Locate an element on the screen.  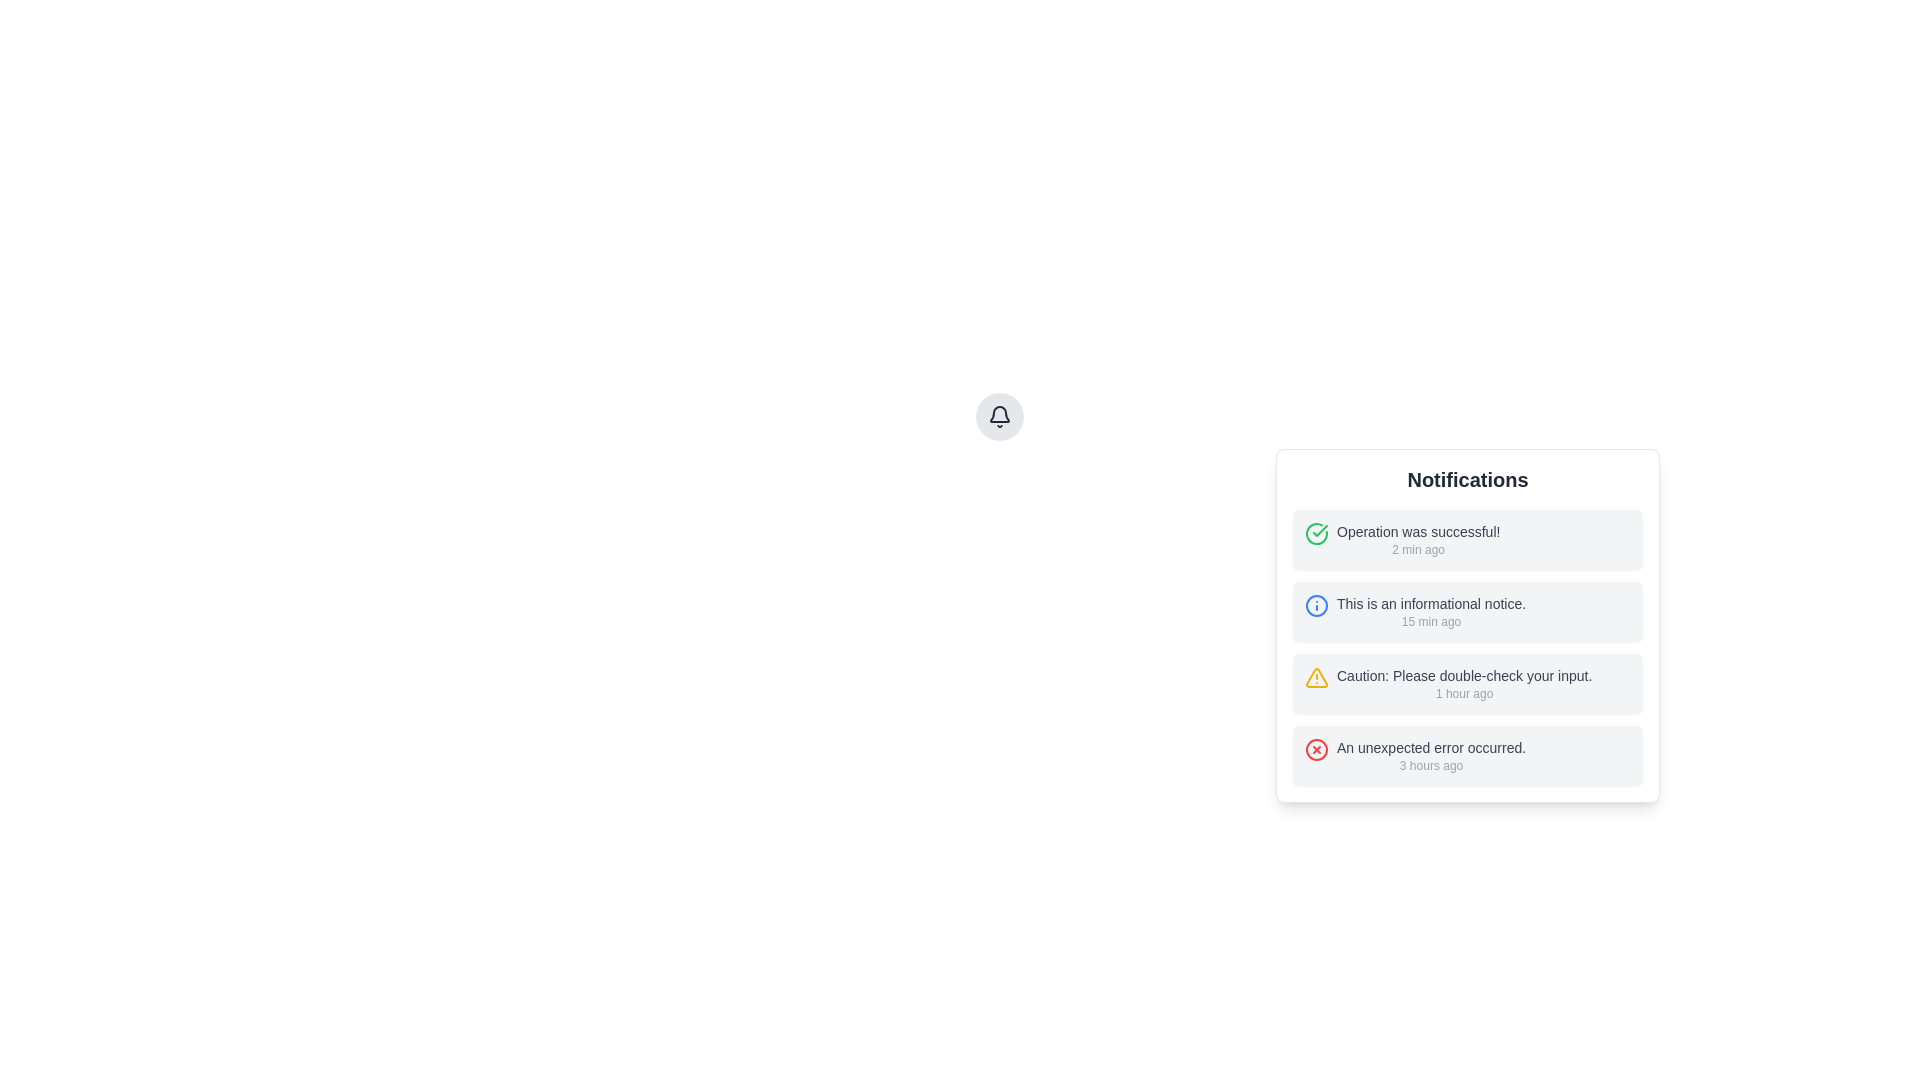
the text label displaying '1 hour ago', which is styled in a small gray font located at the bottom right corner of the notification entry is located at coordinates (1464, 693).